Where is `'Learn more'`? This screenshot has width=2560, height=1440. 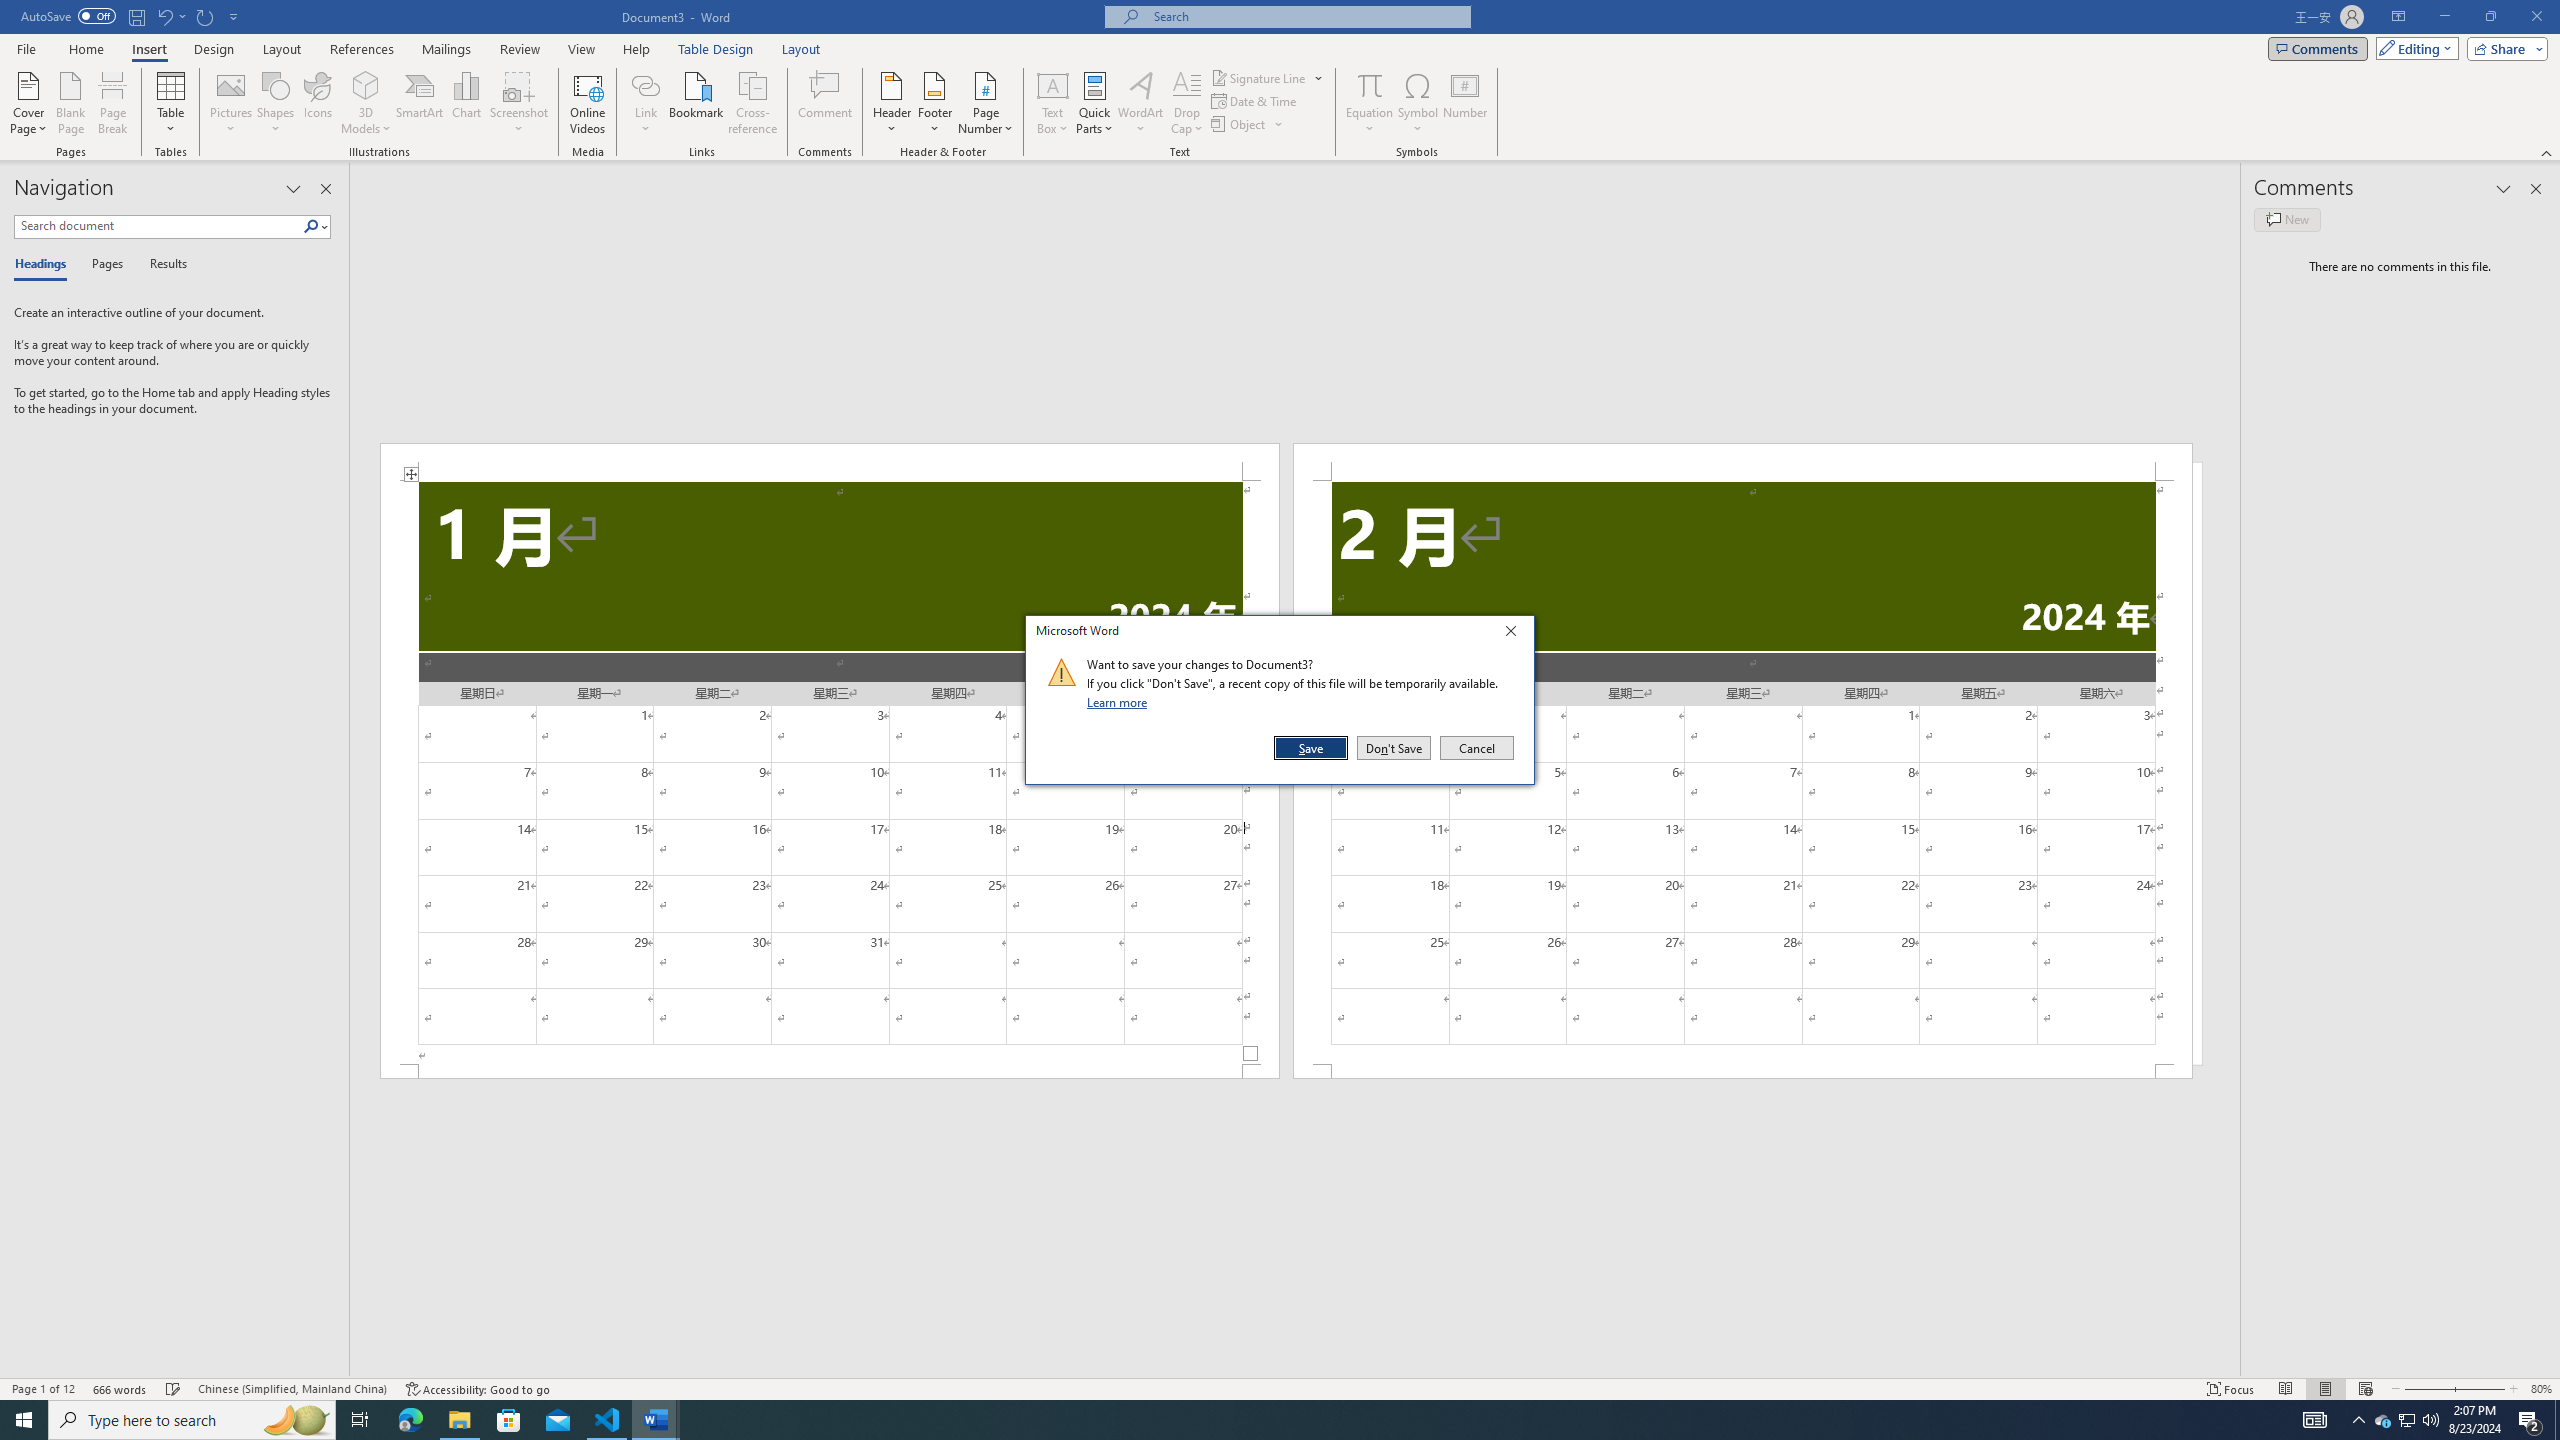
'Learn more' is located at coordinates (1120, 701).